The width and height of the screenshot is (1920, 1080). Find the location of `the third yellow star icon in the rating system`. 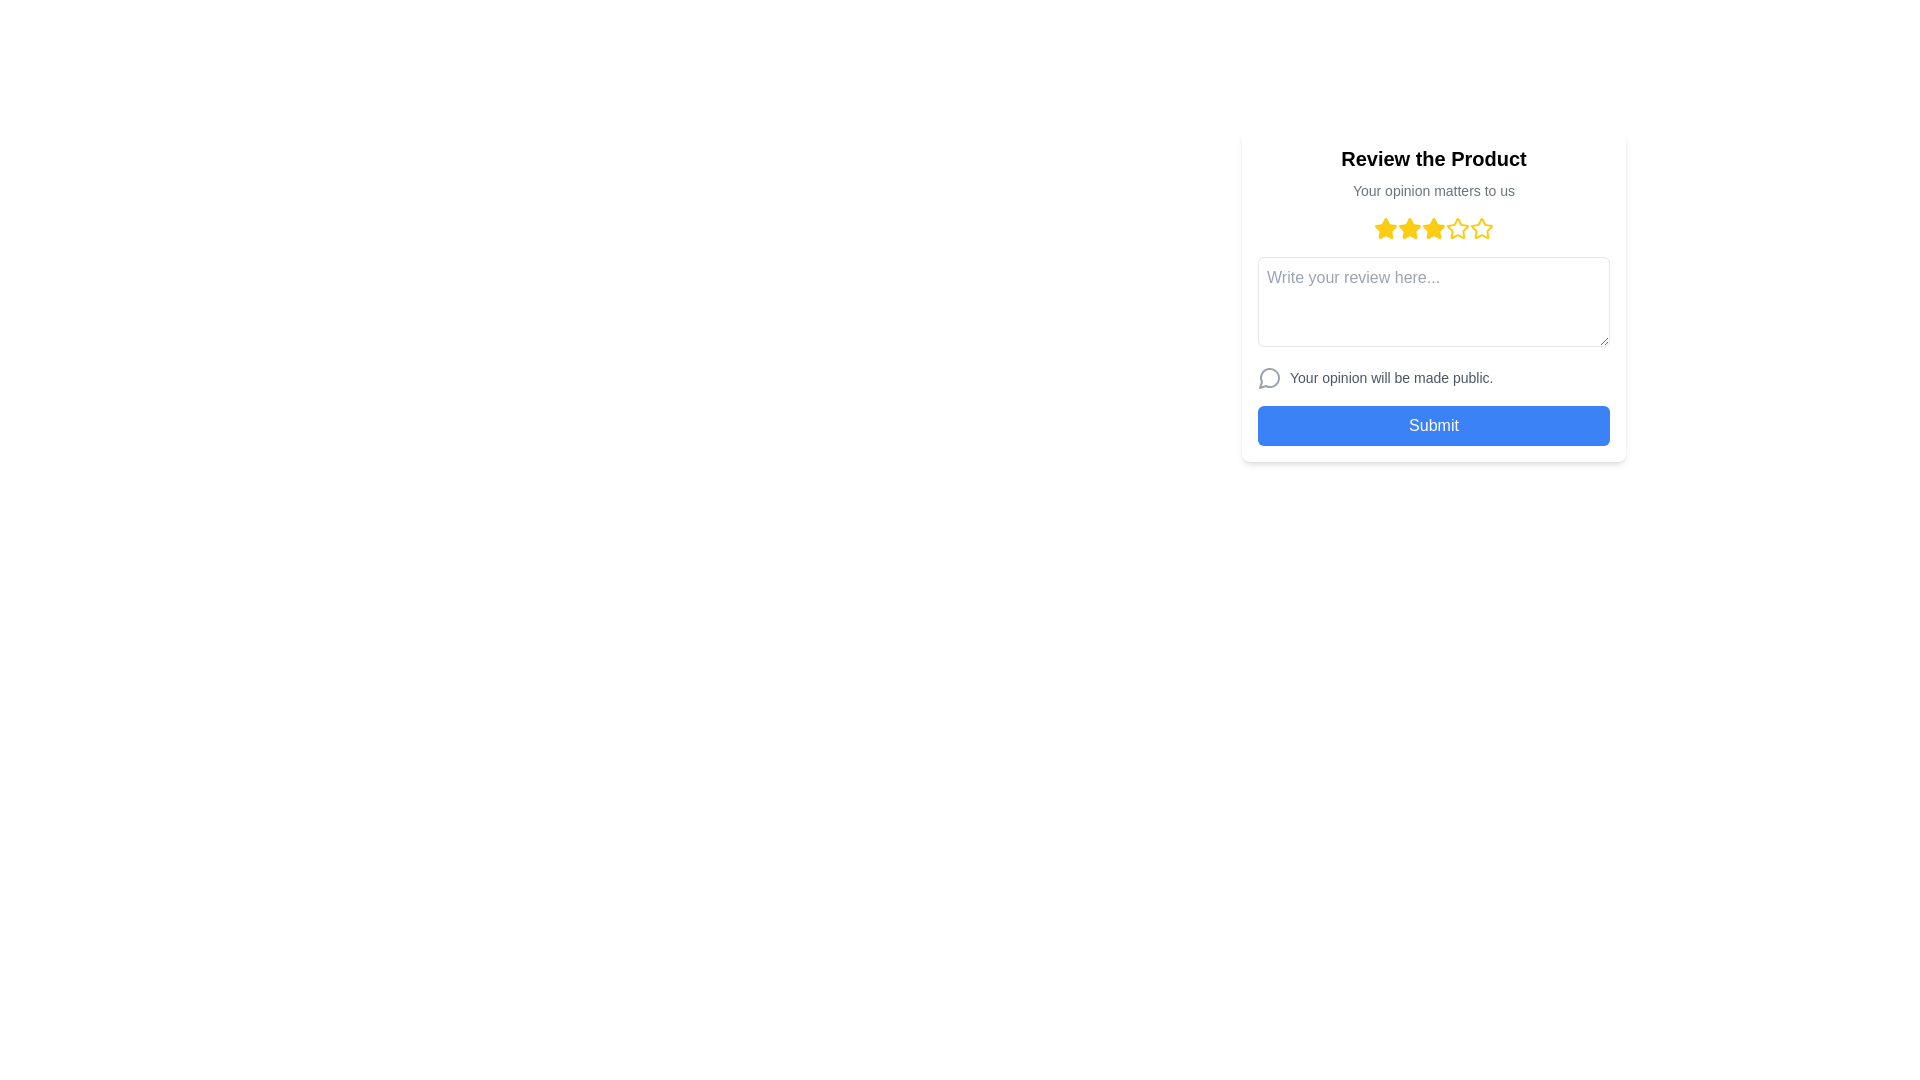

the third yellow star icon in the rating system is located at coordinates (1409, 227).